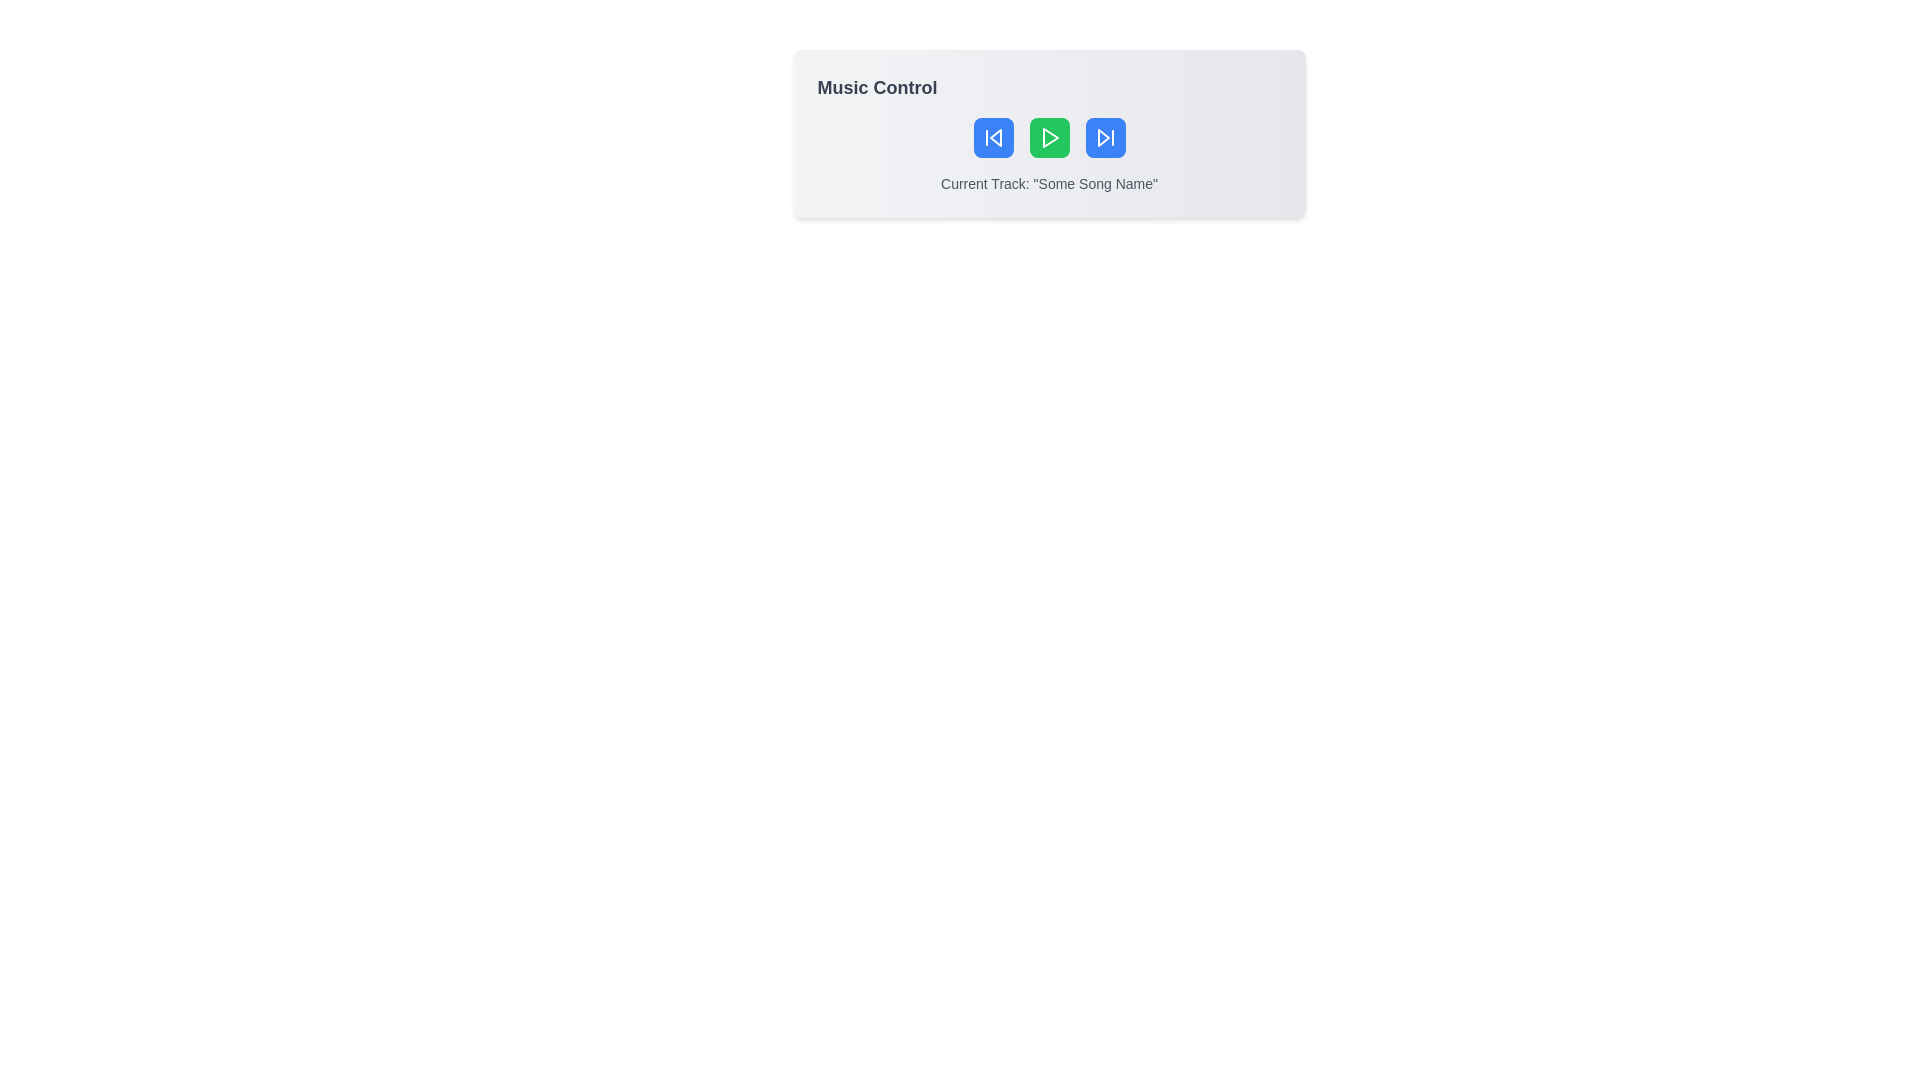 The image size is (1920, 1080). Describe the element at coordinates (1104, 137) in the screenshot. I see `the 'skip forward' icon button, which is a blue button with a white triangular arrow pointing right, located to the right of the green 'Play' button in the music control section` at that location.